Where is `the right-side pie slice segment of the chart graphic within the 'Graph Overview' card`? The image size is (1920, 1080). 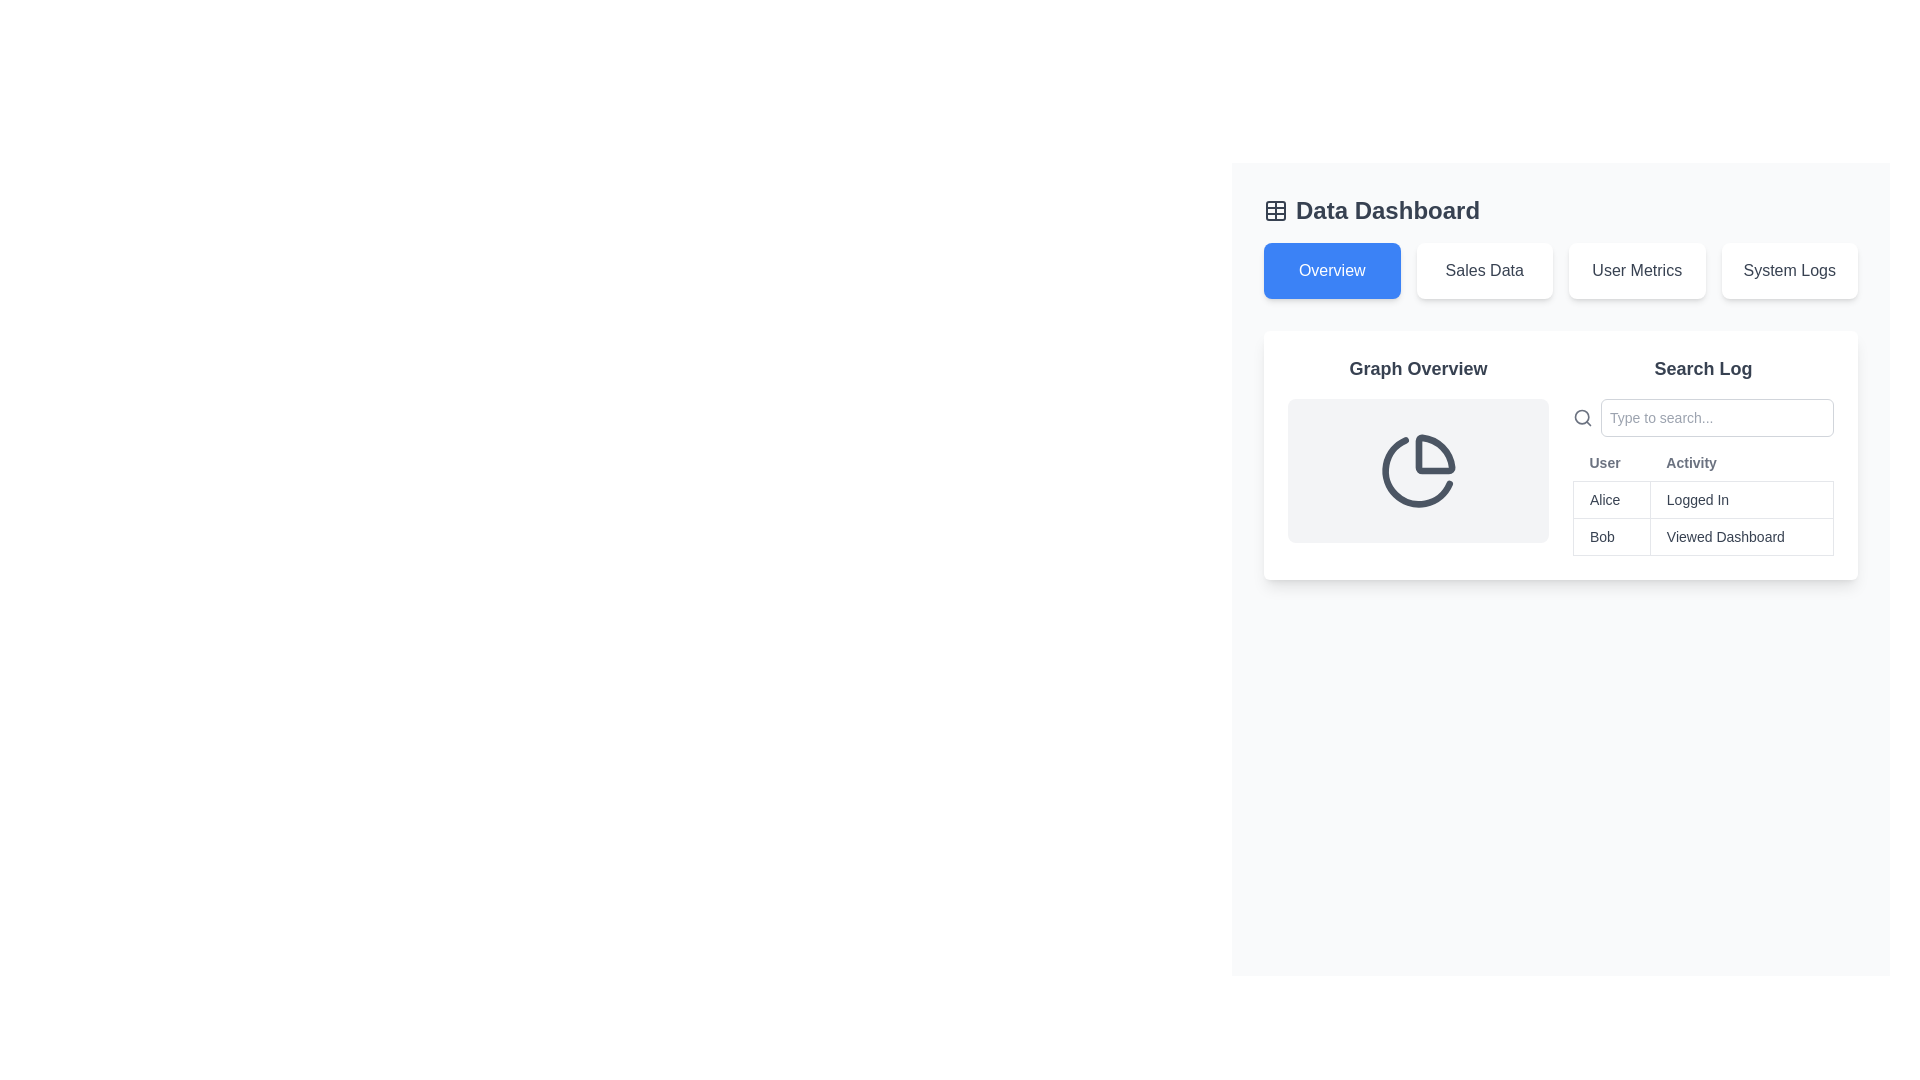 the right-side pie slice segment of the chart graphic within the 'Graph Overview' card is located at coordinates (1434, 454).